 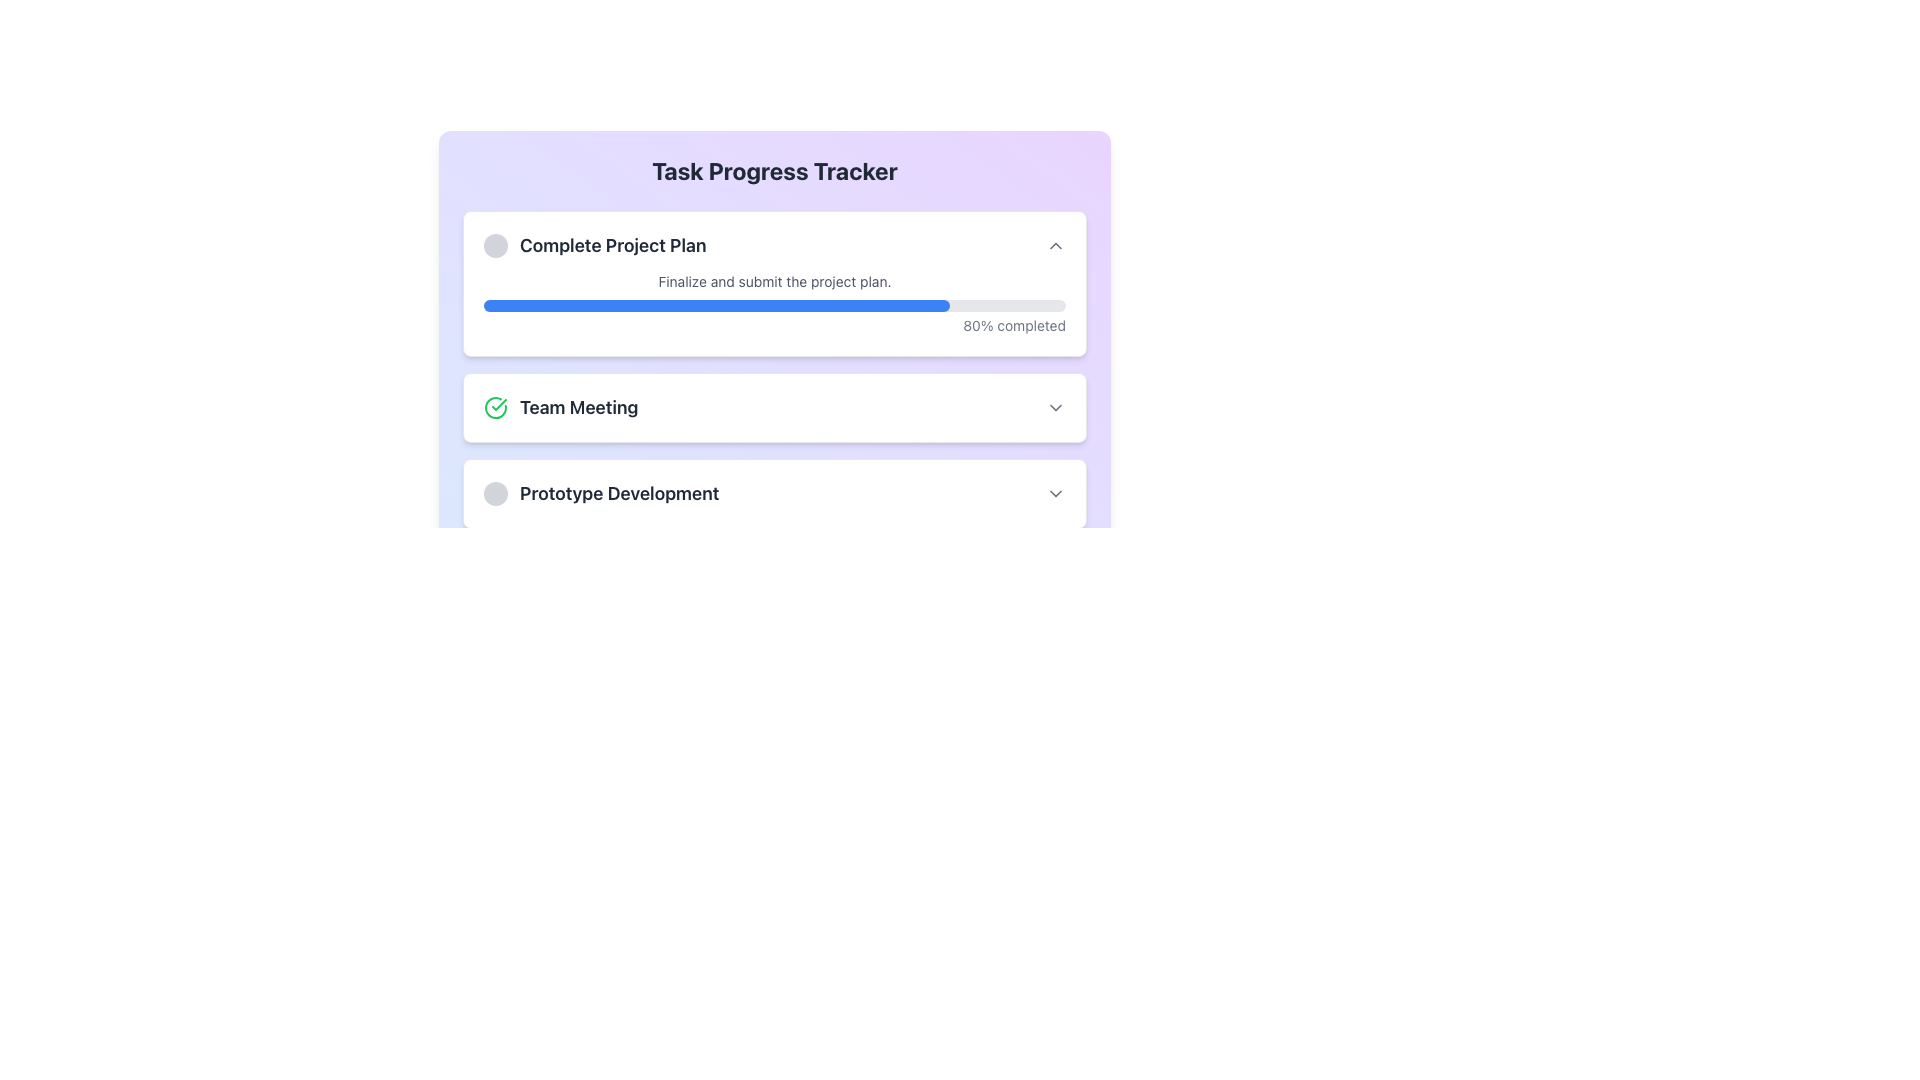 I want to click on the progress bar indicating 80% completion located in the 'Complete Project Plan' section of the task tracker interface, so click(x=716, y=305).